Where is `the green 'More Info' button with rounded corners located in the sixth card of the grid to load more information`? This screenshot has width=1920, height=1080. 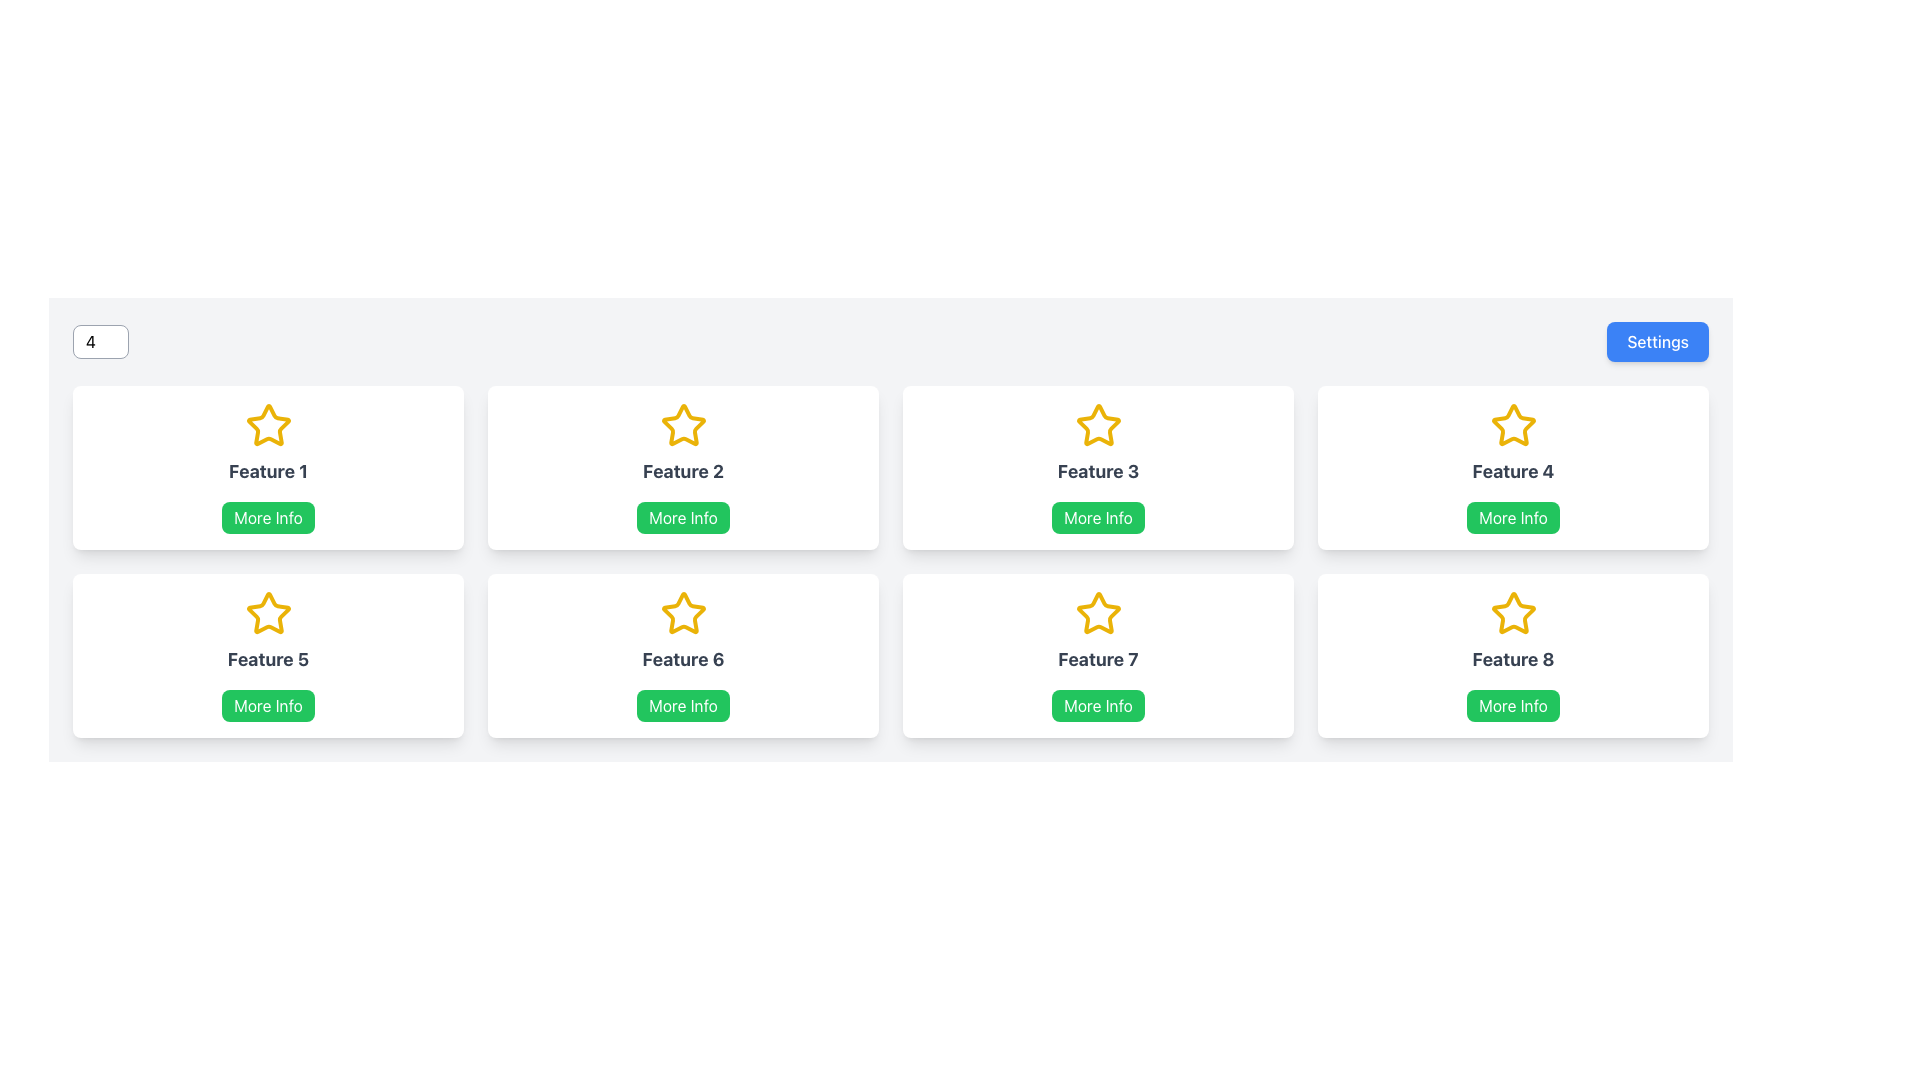 the green 'More Info' button with rounded corners located in the sixth card of the grid to load more information is located at coordinates (683, 704).